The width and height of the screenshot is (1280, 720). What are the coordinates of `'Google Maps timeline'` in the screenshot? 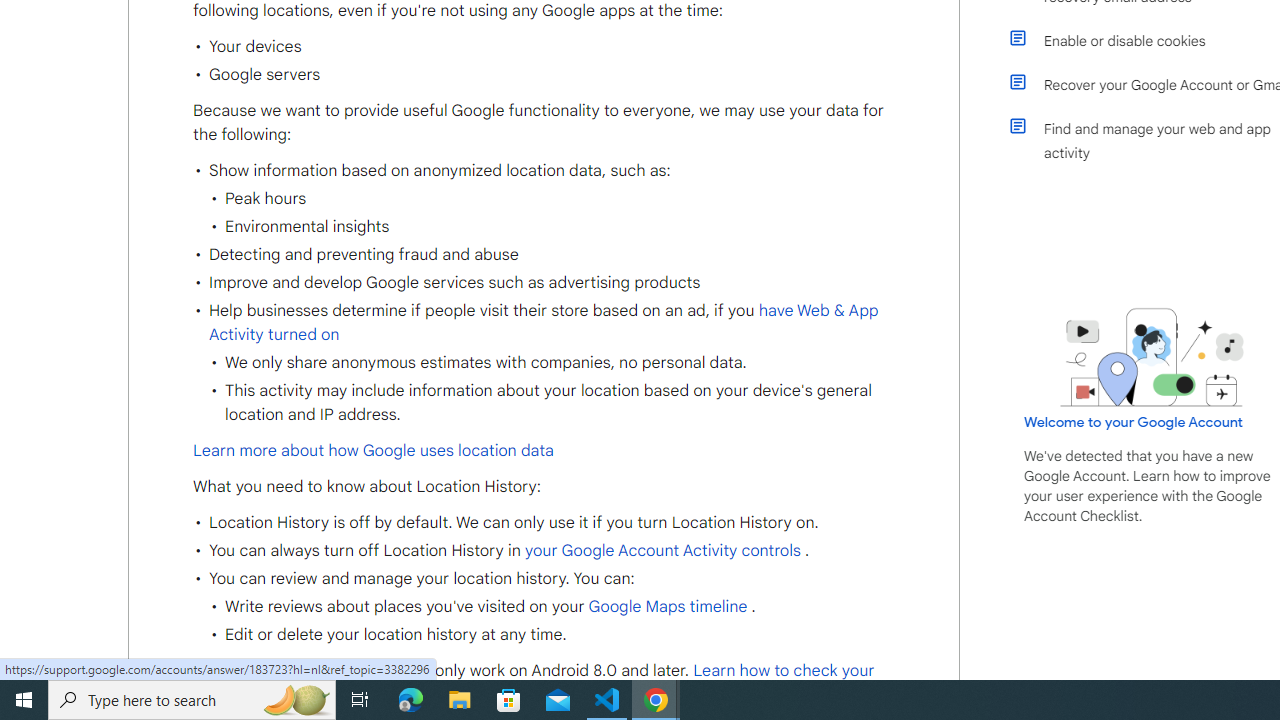 It's located at (667, 605).